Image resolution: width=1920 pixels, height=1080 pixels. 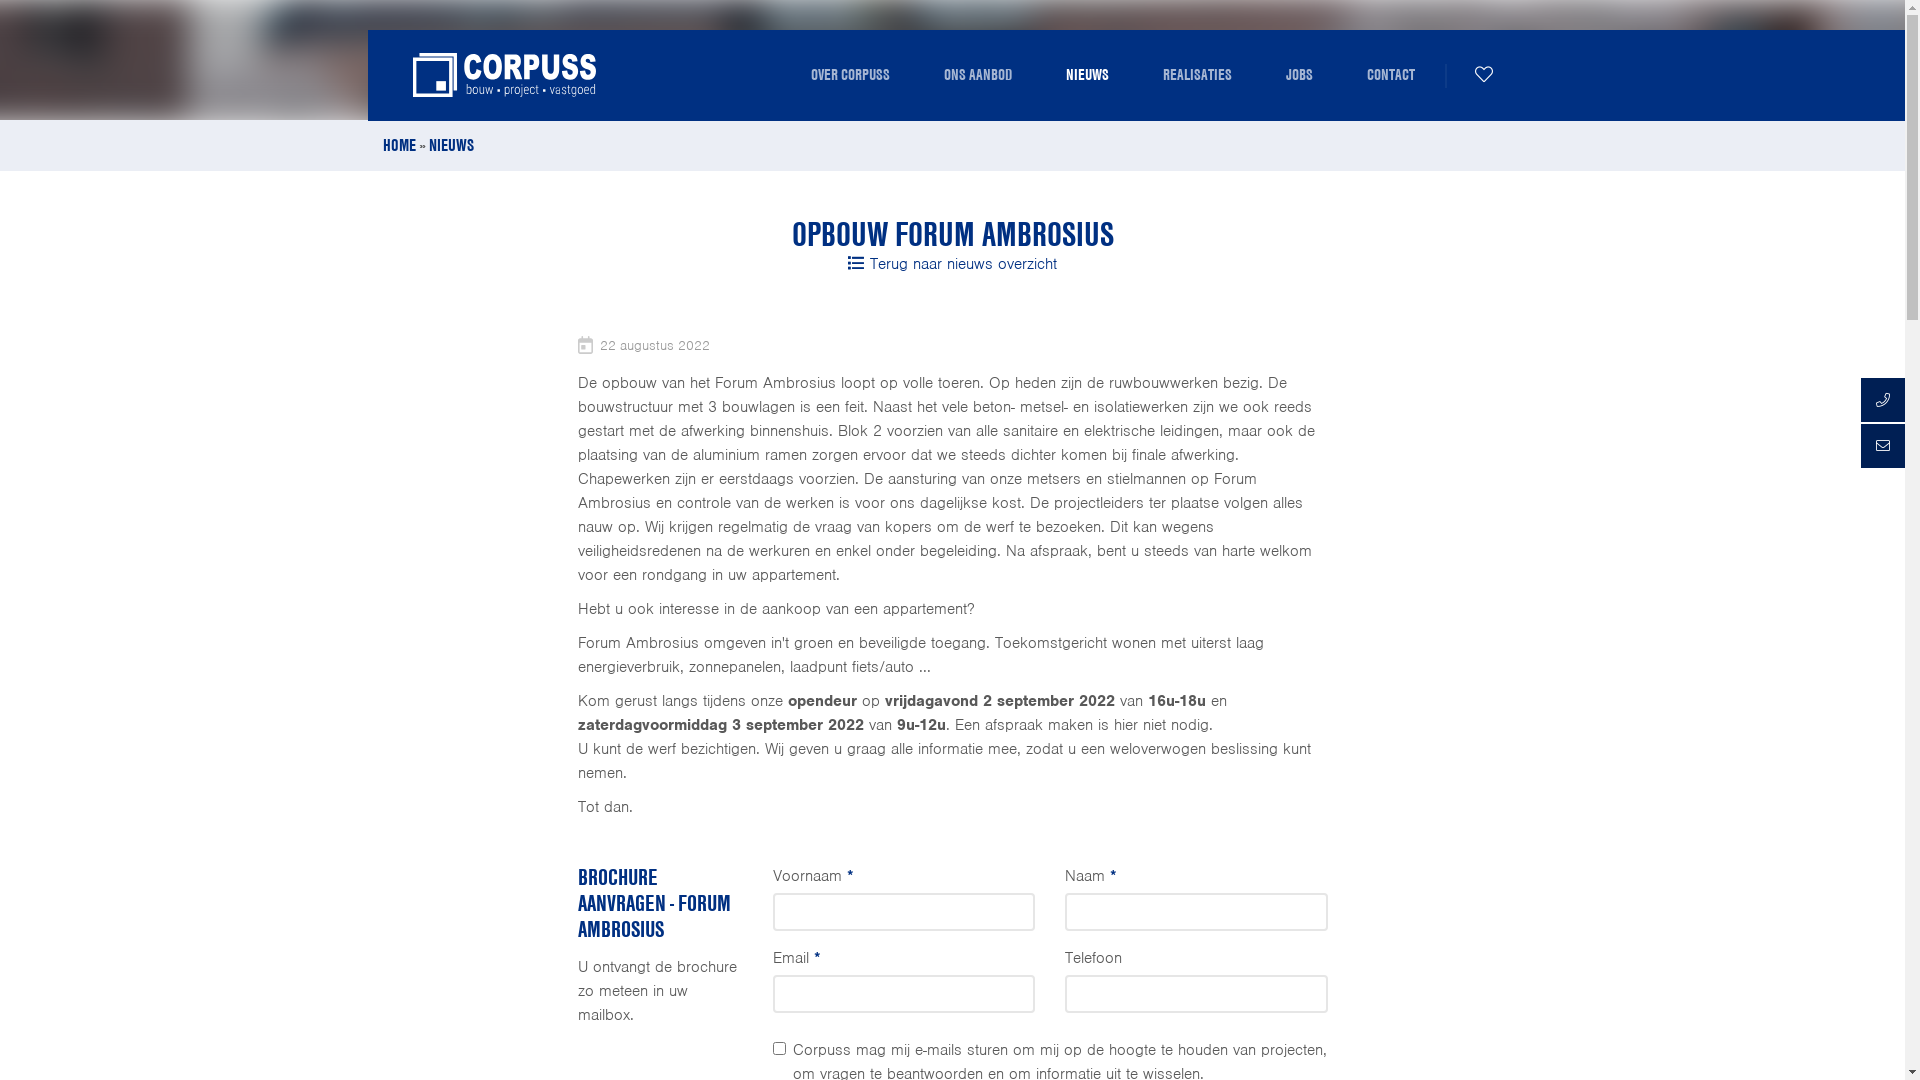 I want to click on 'REALISATIES', so click(x=1197, y=73).